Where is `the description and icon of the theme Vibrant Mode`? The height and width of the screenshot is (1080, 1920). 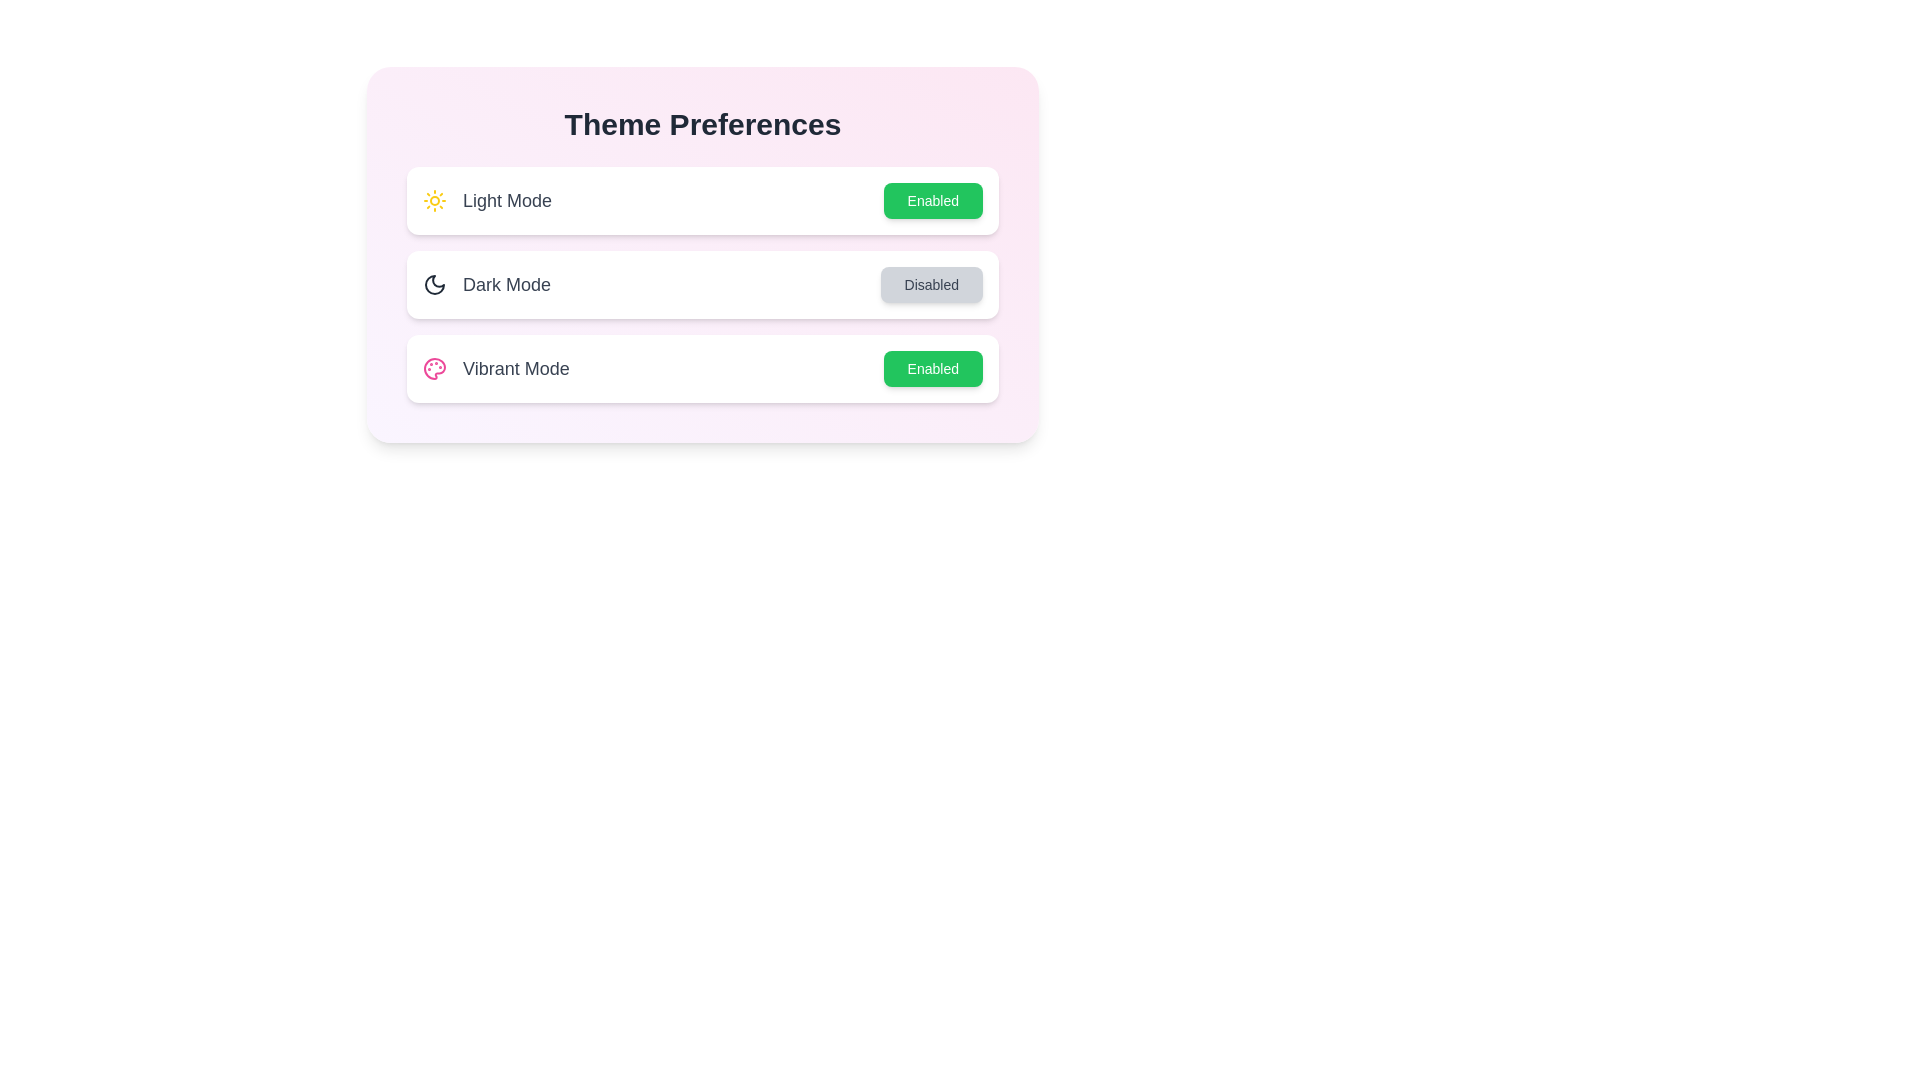
the description and icon of the theme Vibrant Mode is located at coordinates (434, 369).